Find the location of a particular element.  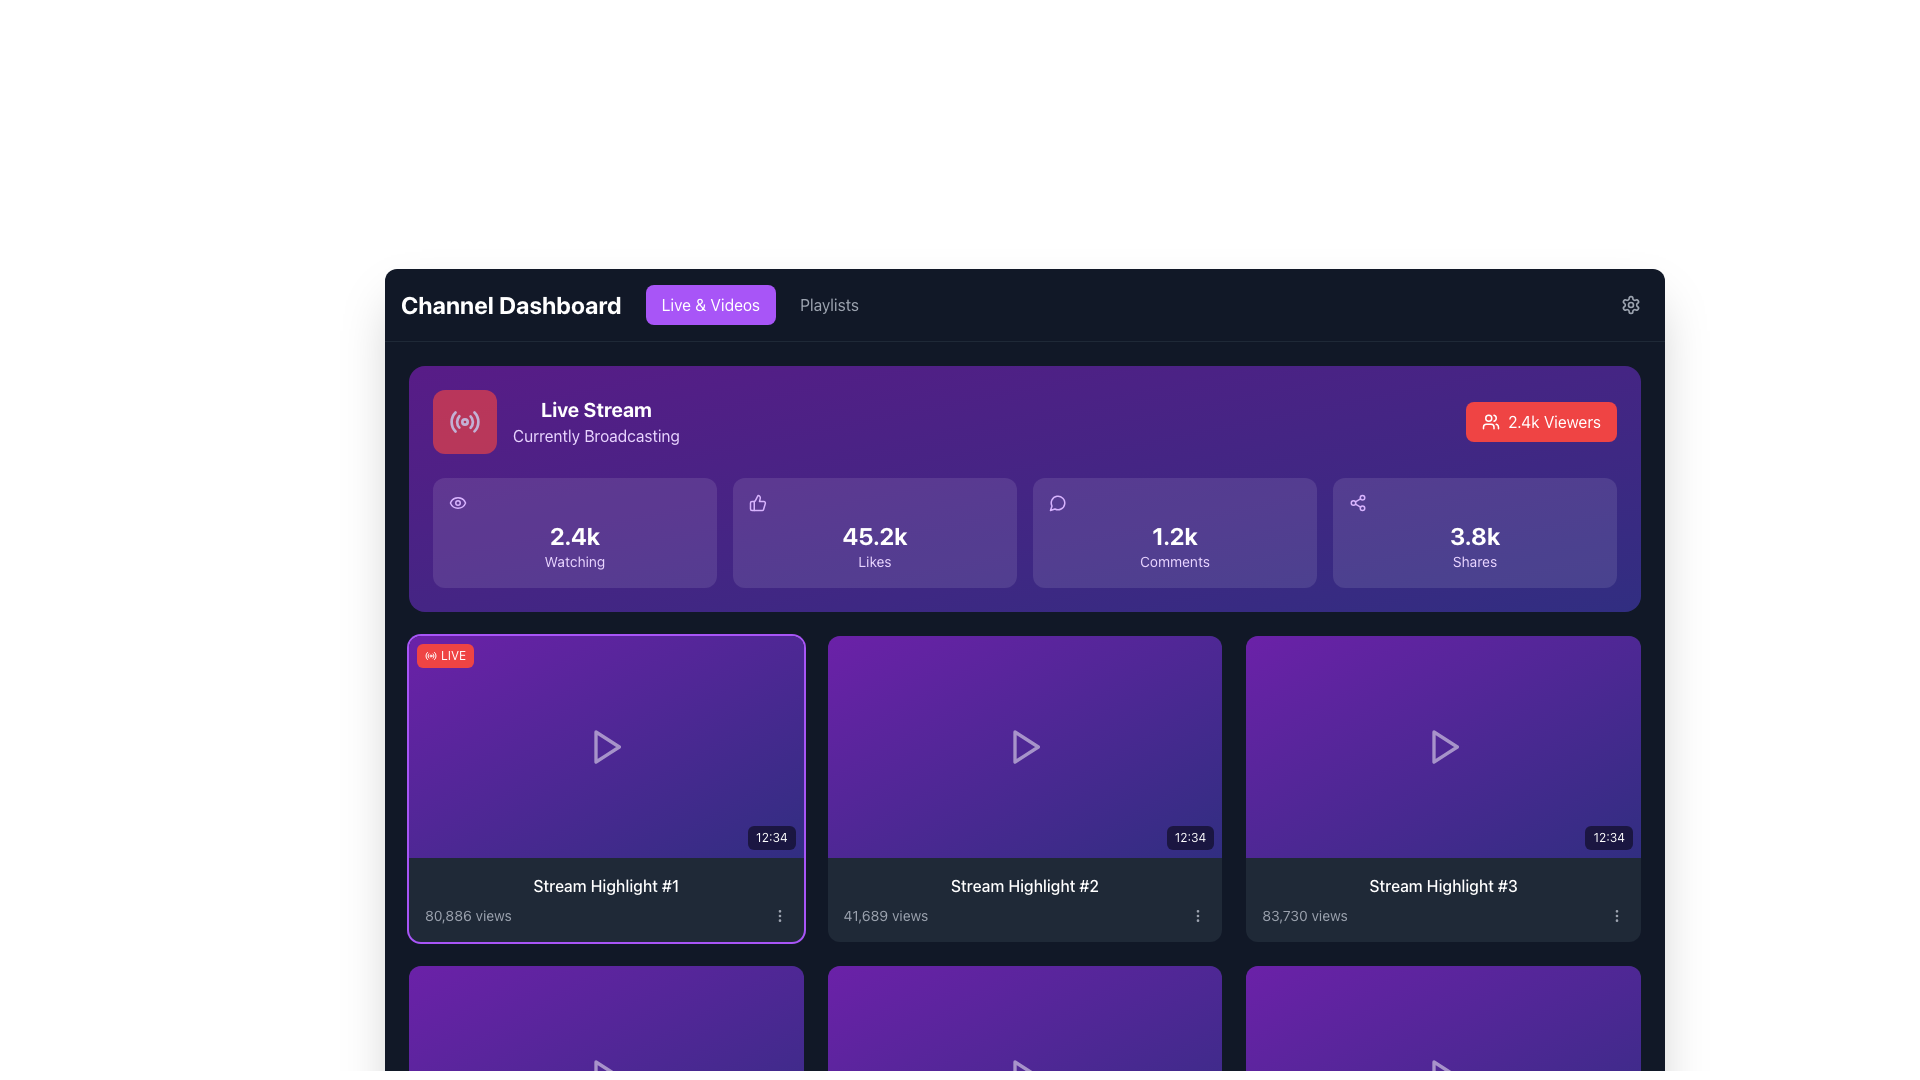

the playback icon located in the 'Stream Highlight #1' card, positioned centrally beneath the 'LIVE' label and above '80,886 views' is located at coordinates (607, 746).